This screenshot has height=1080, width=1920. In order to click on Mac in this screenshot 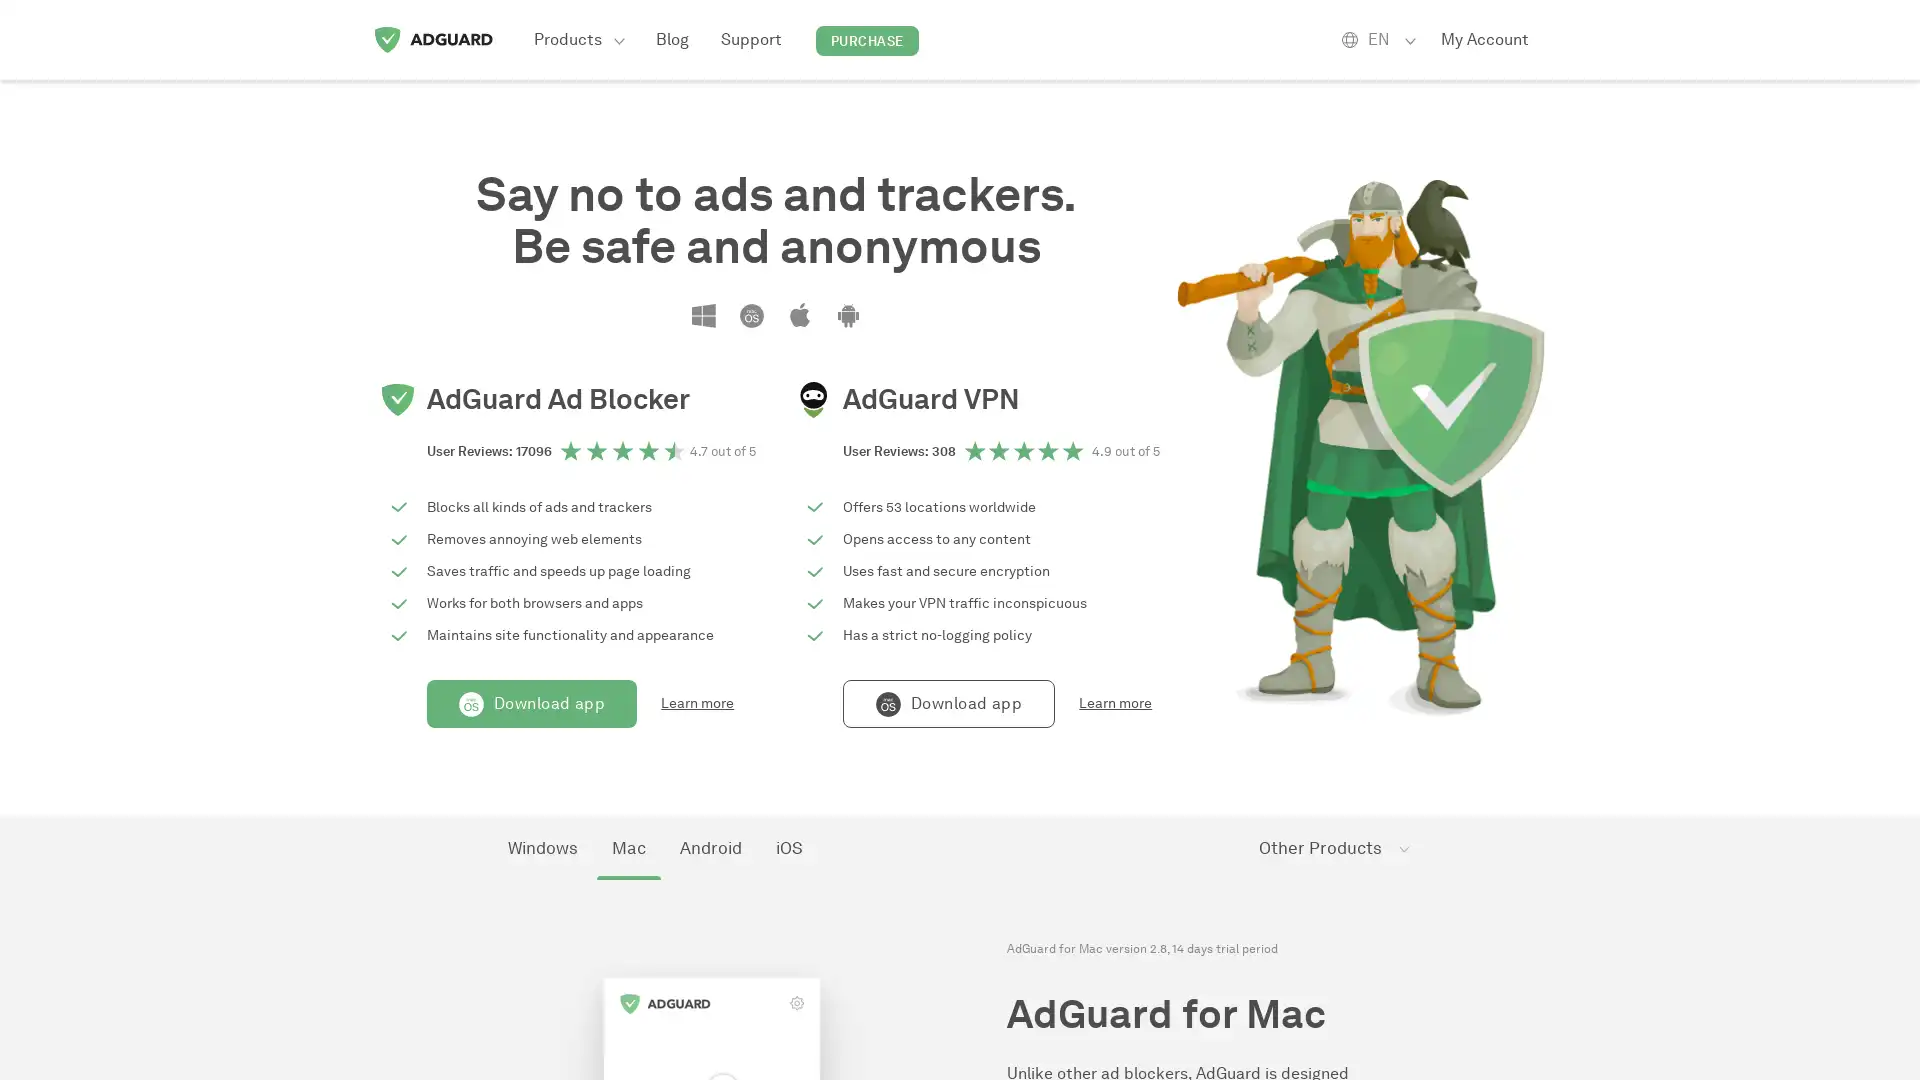, I will do `click(627, 848)`.